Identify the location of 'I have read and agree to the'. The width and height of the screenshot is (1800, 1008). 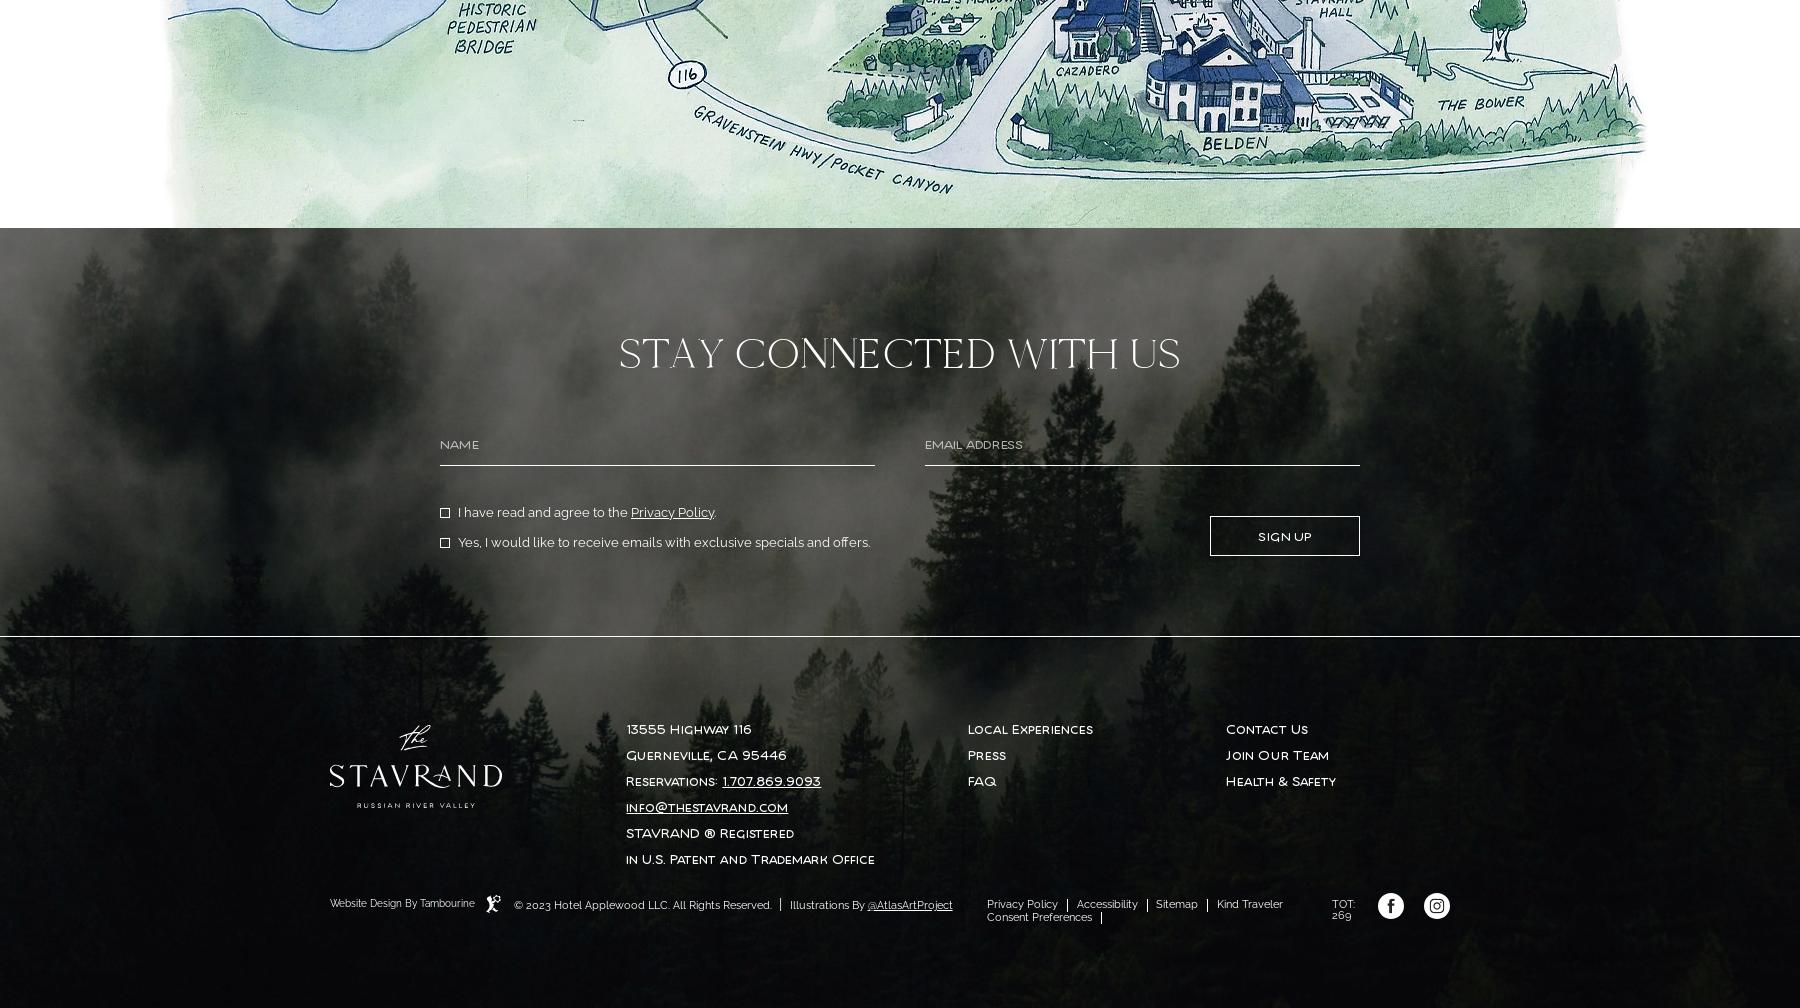
(543, 512).